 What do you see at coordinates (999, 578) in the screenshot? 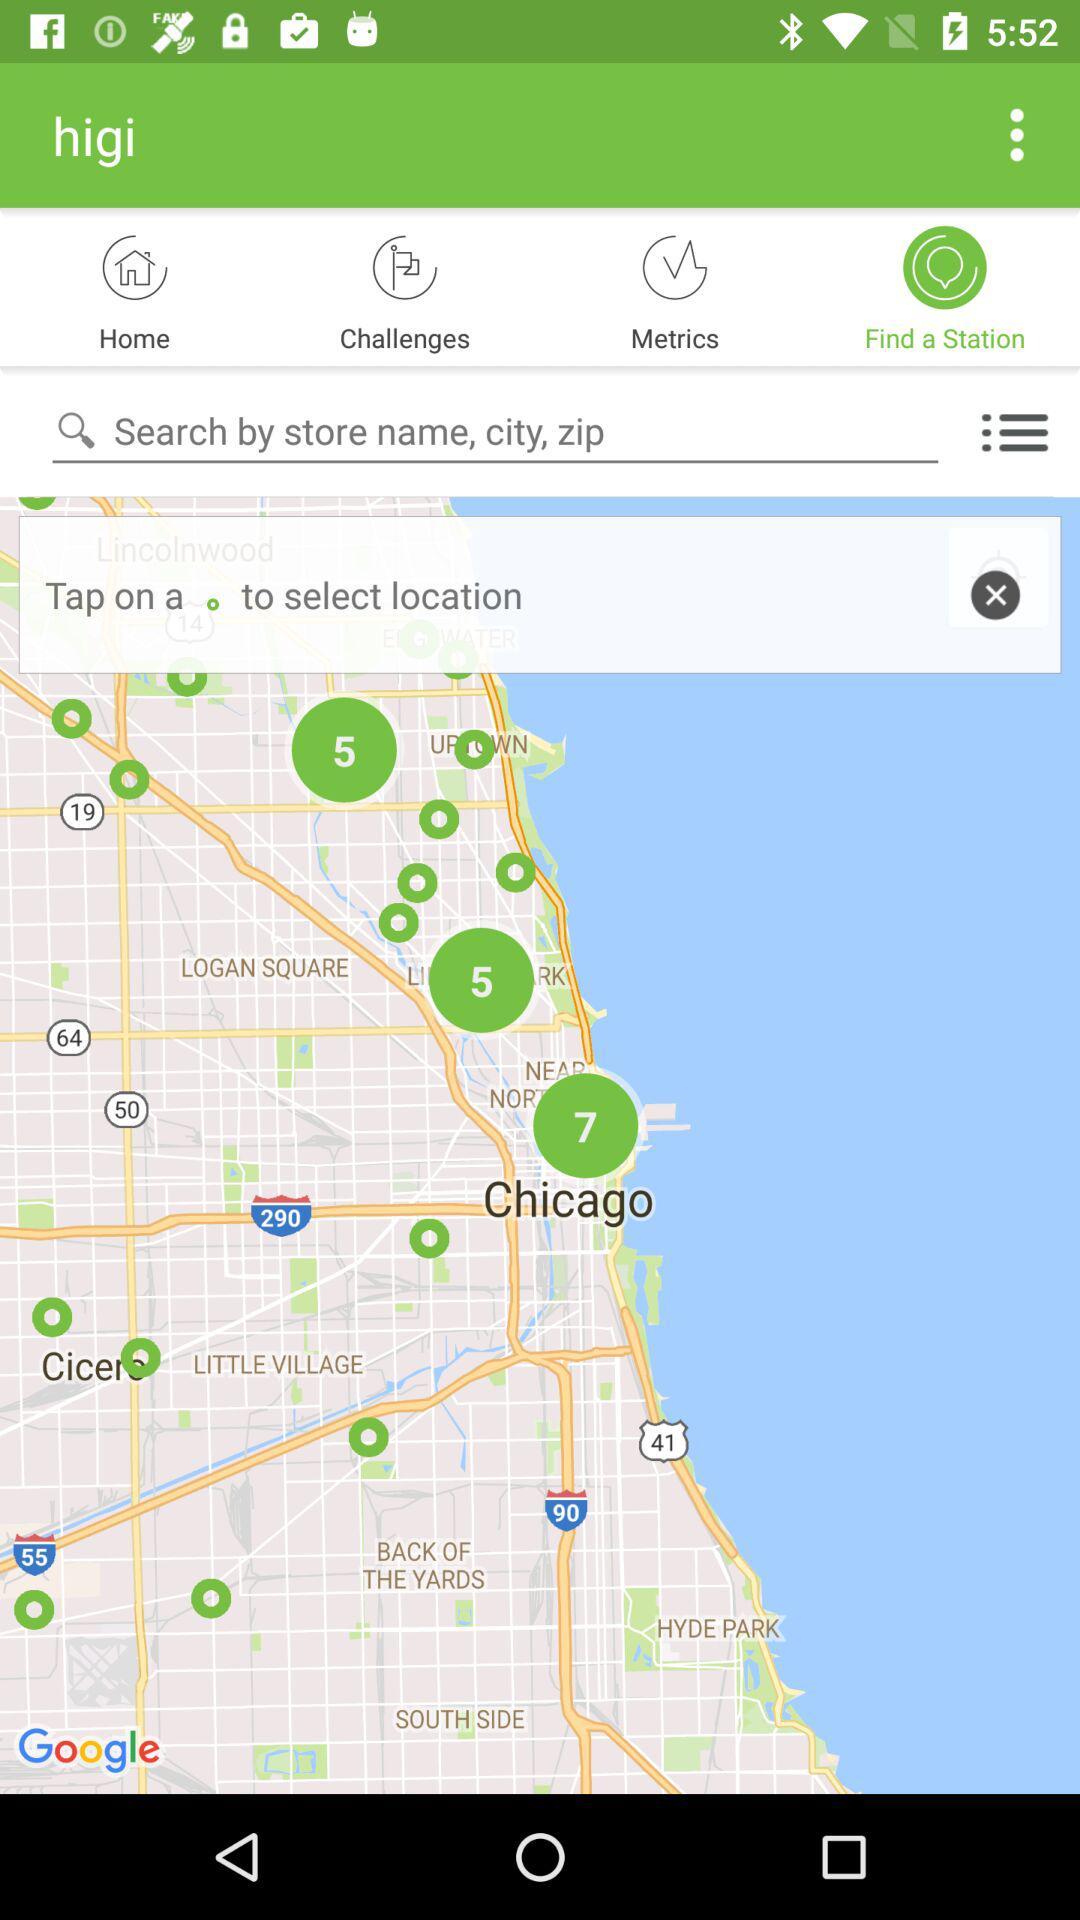
I see `the x mark` at bounding box center [999, 578].